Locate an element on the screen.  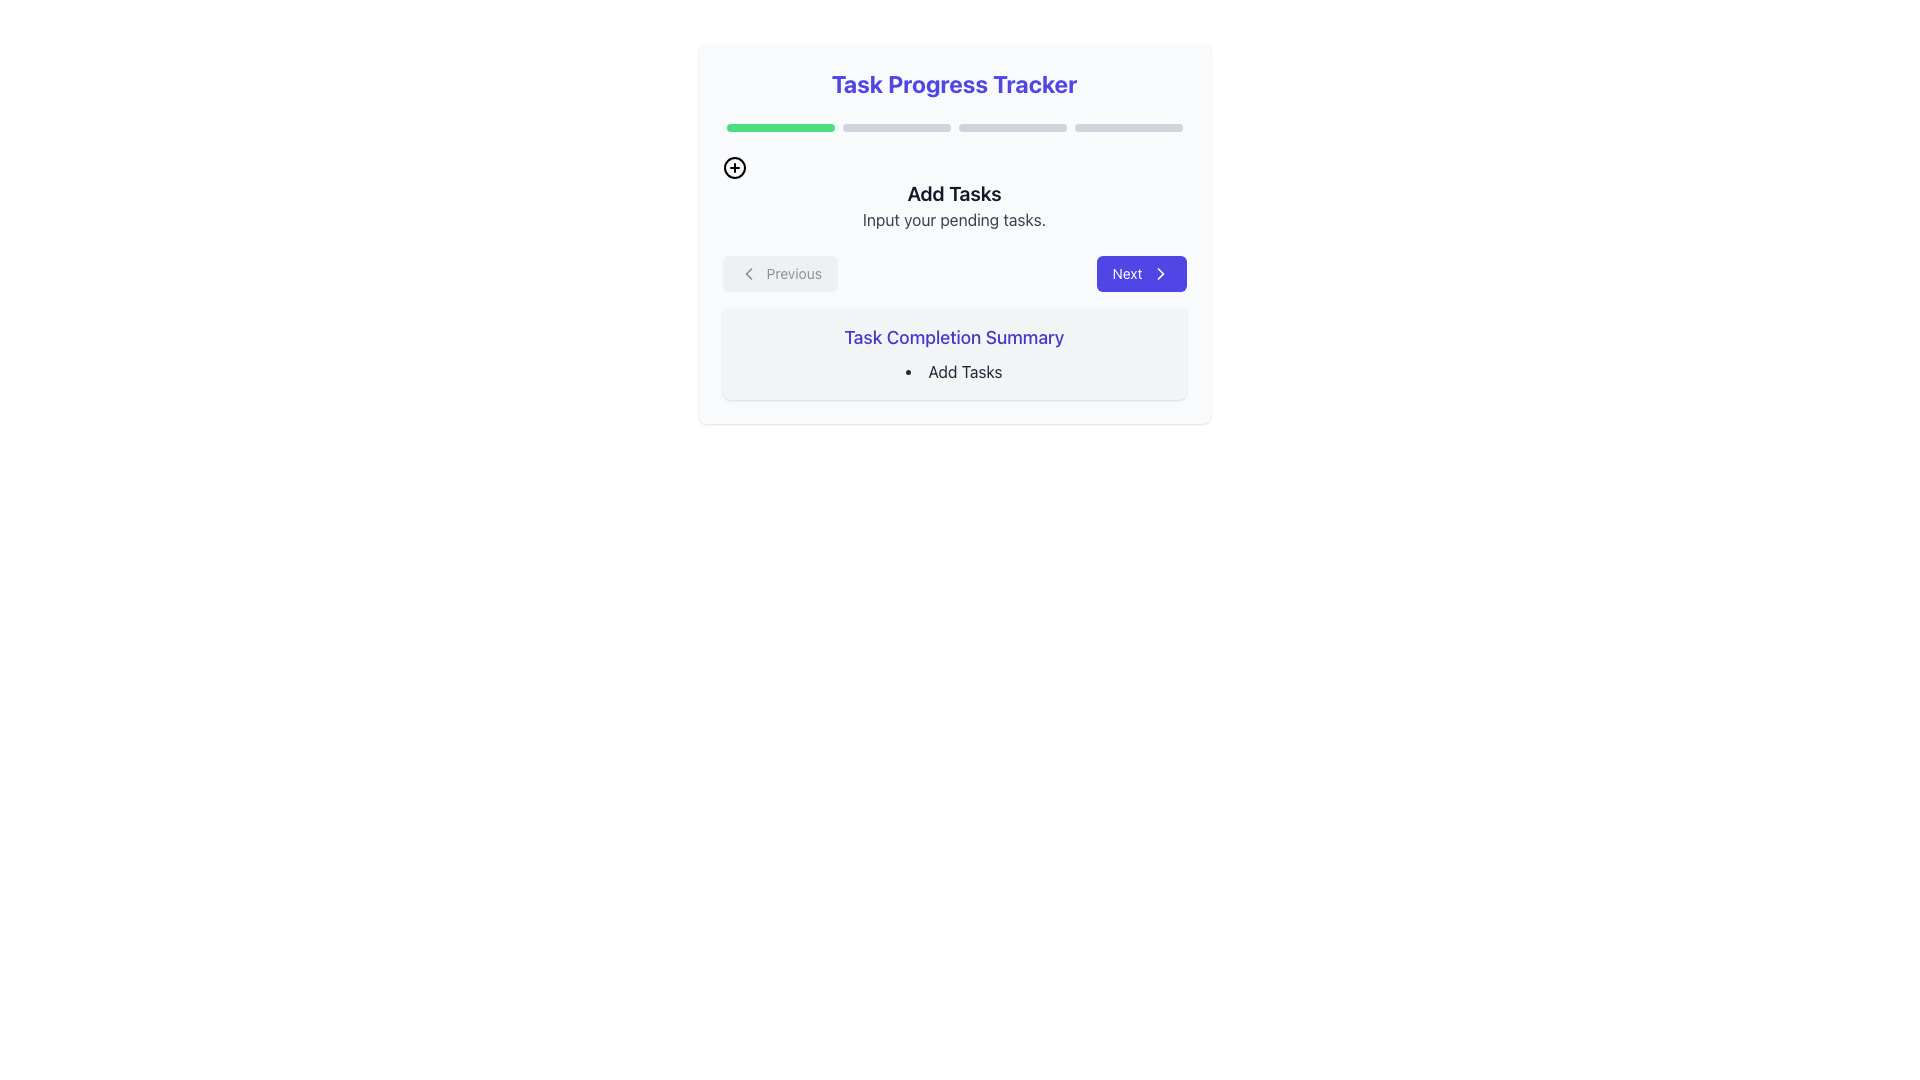
the second progress indicator segment, which is a rounded gray bar representing part of a progress bar, located near the top section below the title 'Task Progress Tracker' is located at coordinates (895, 127).